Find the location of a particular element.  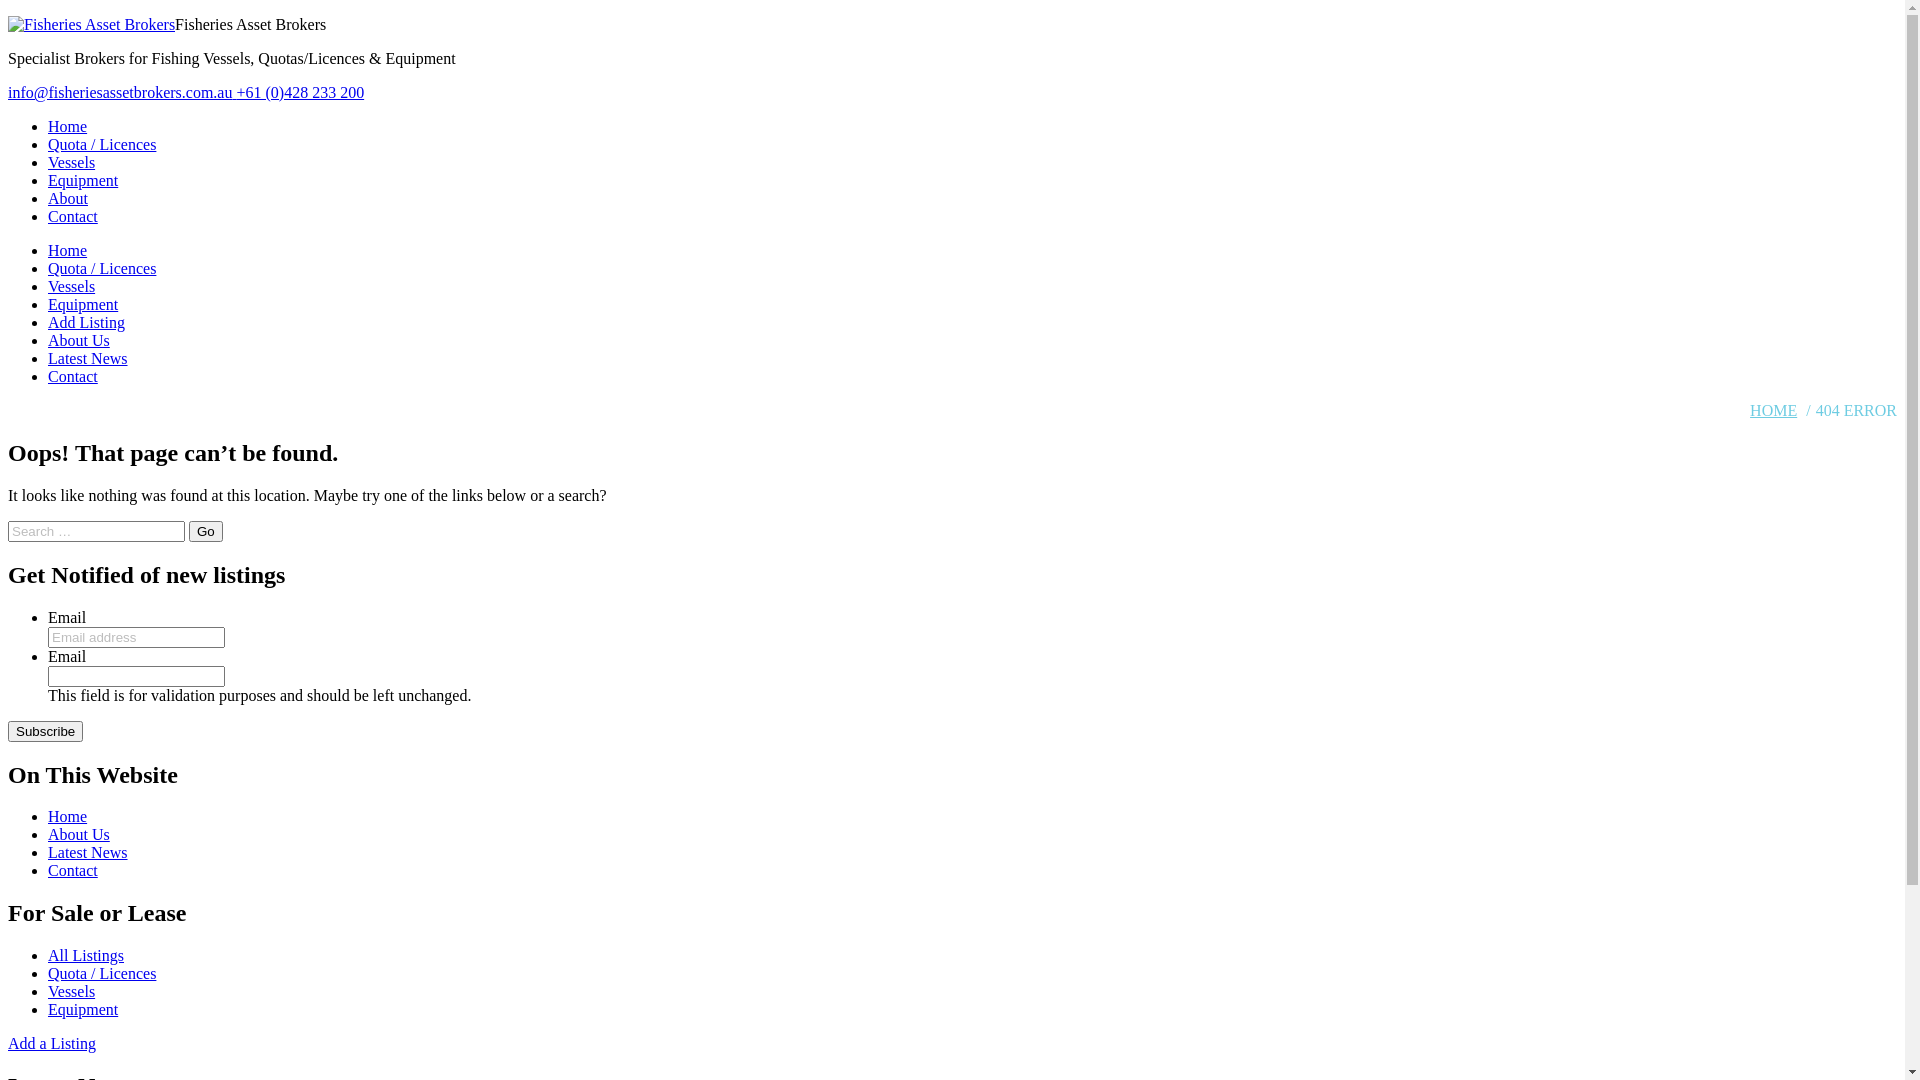

'Vessels' is located at coordinates (48, 991).